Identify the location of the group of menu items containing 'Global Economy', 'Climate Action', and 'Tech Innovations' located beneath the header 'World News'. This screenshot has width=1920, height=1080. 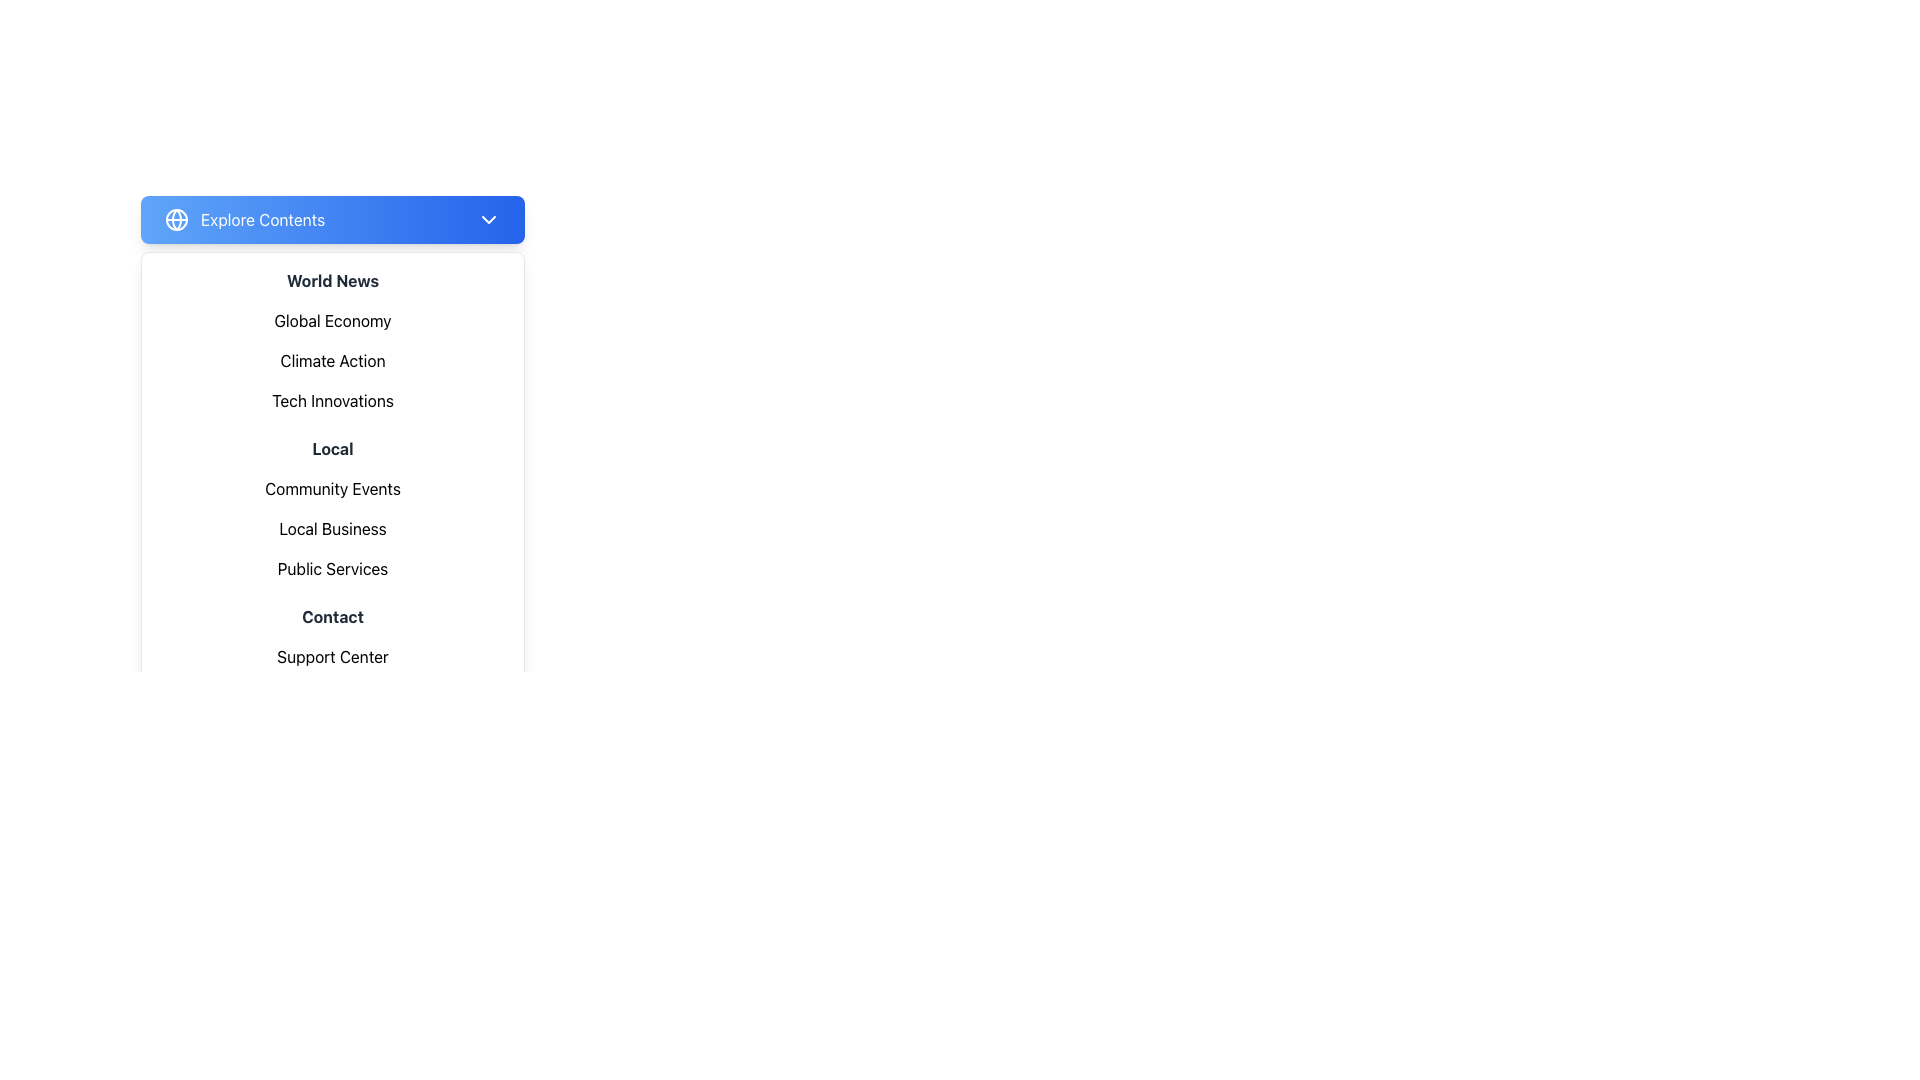
(332, 361).